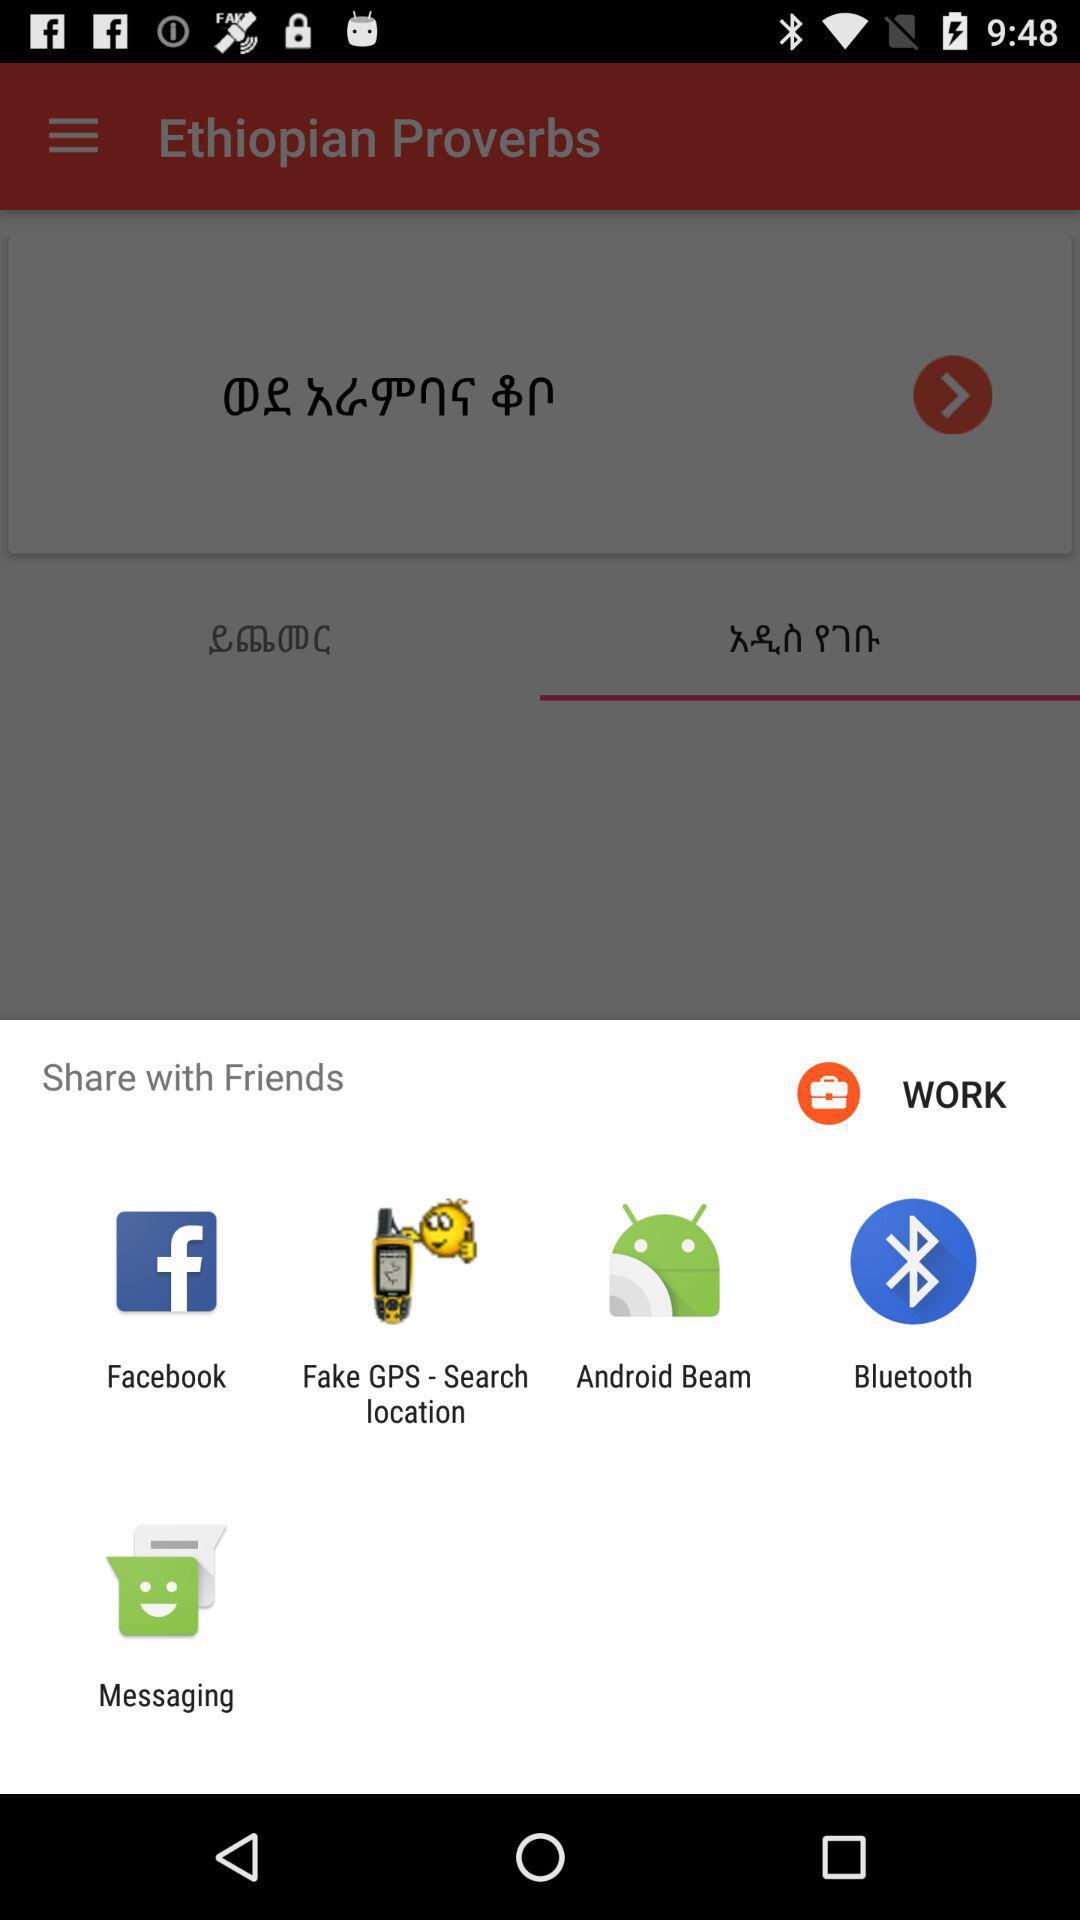  Describe the element at coordinates (913, 1392) in the screenshot. I see `bluetooth item` at that location.